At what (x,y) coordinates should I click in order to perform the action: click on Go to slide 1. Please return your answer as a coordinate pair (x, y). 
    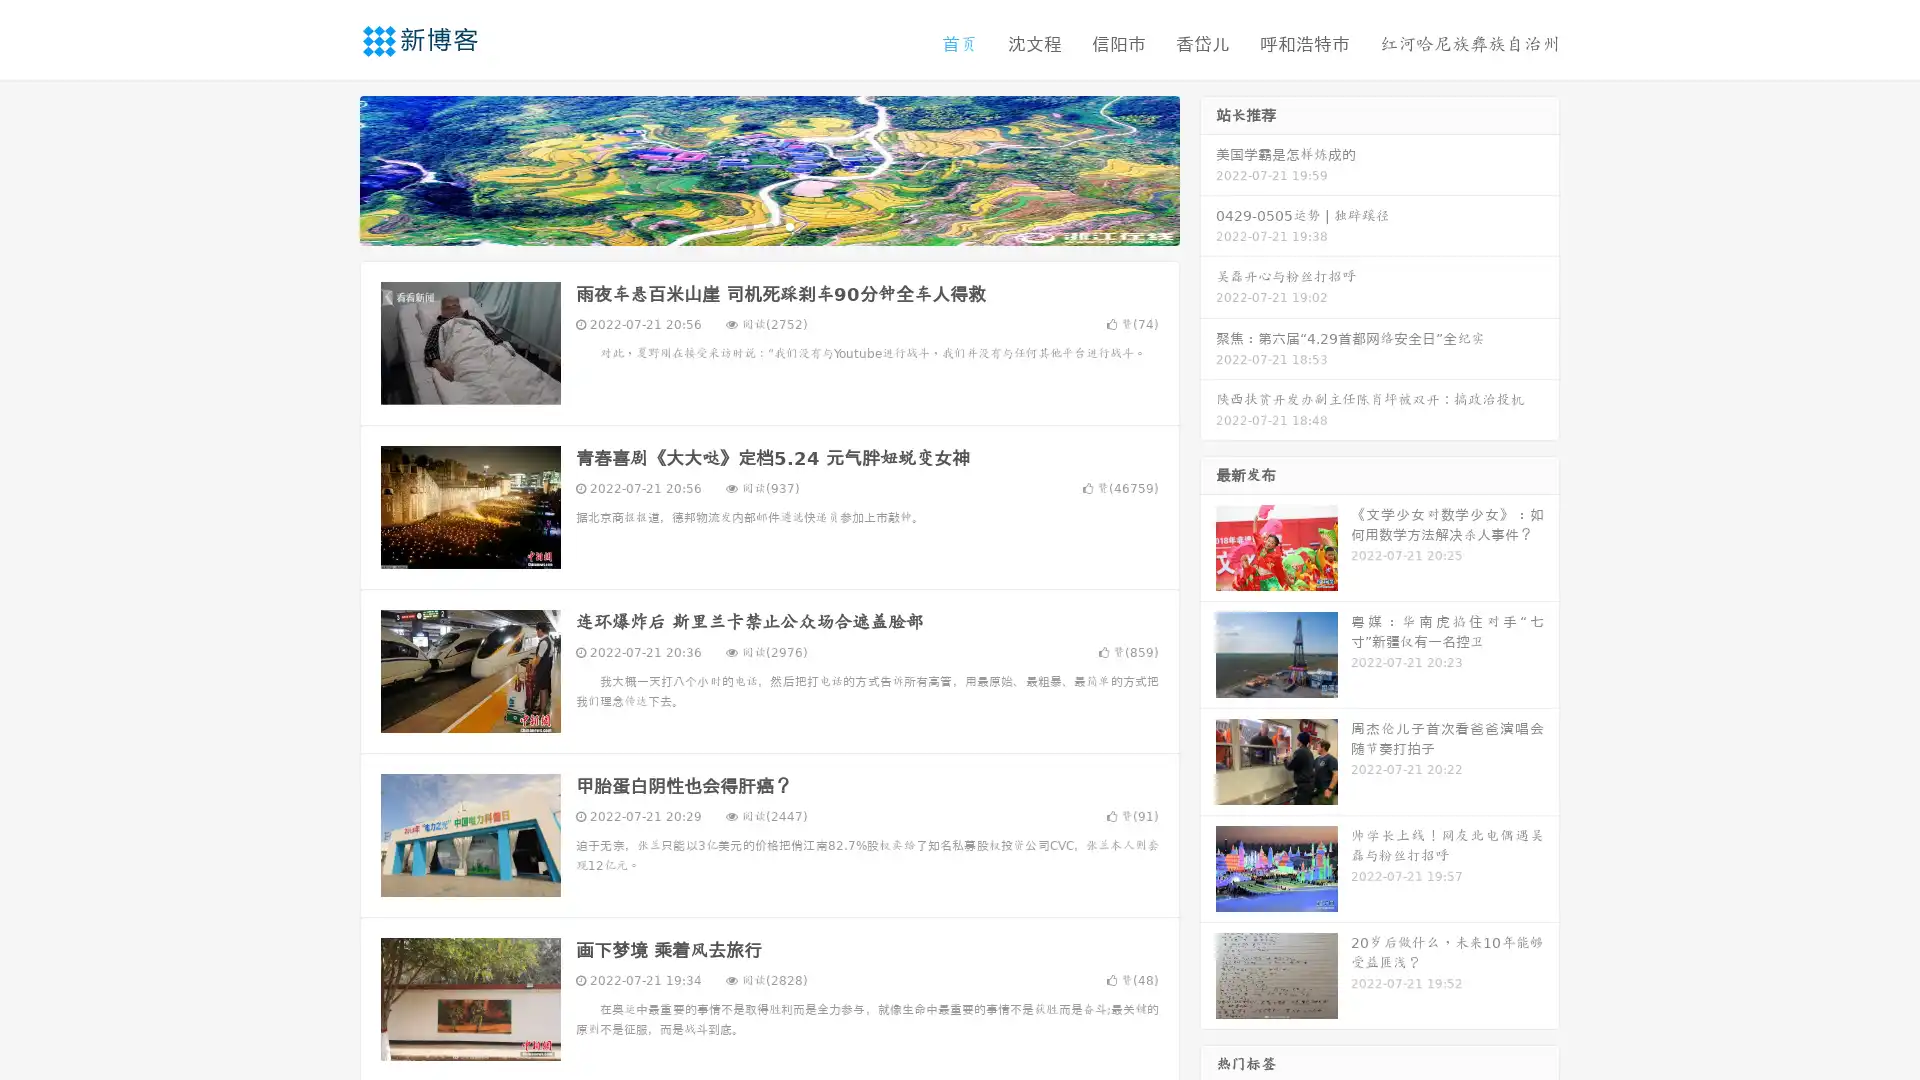
    Looking at the image, I should click on (748, 225).